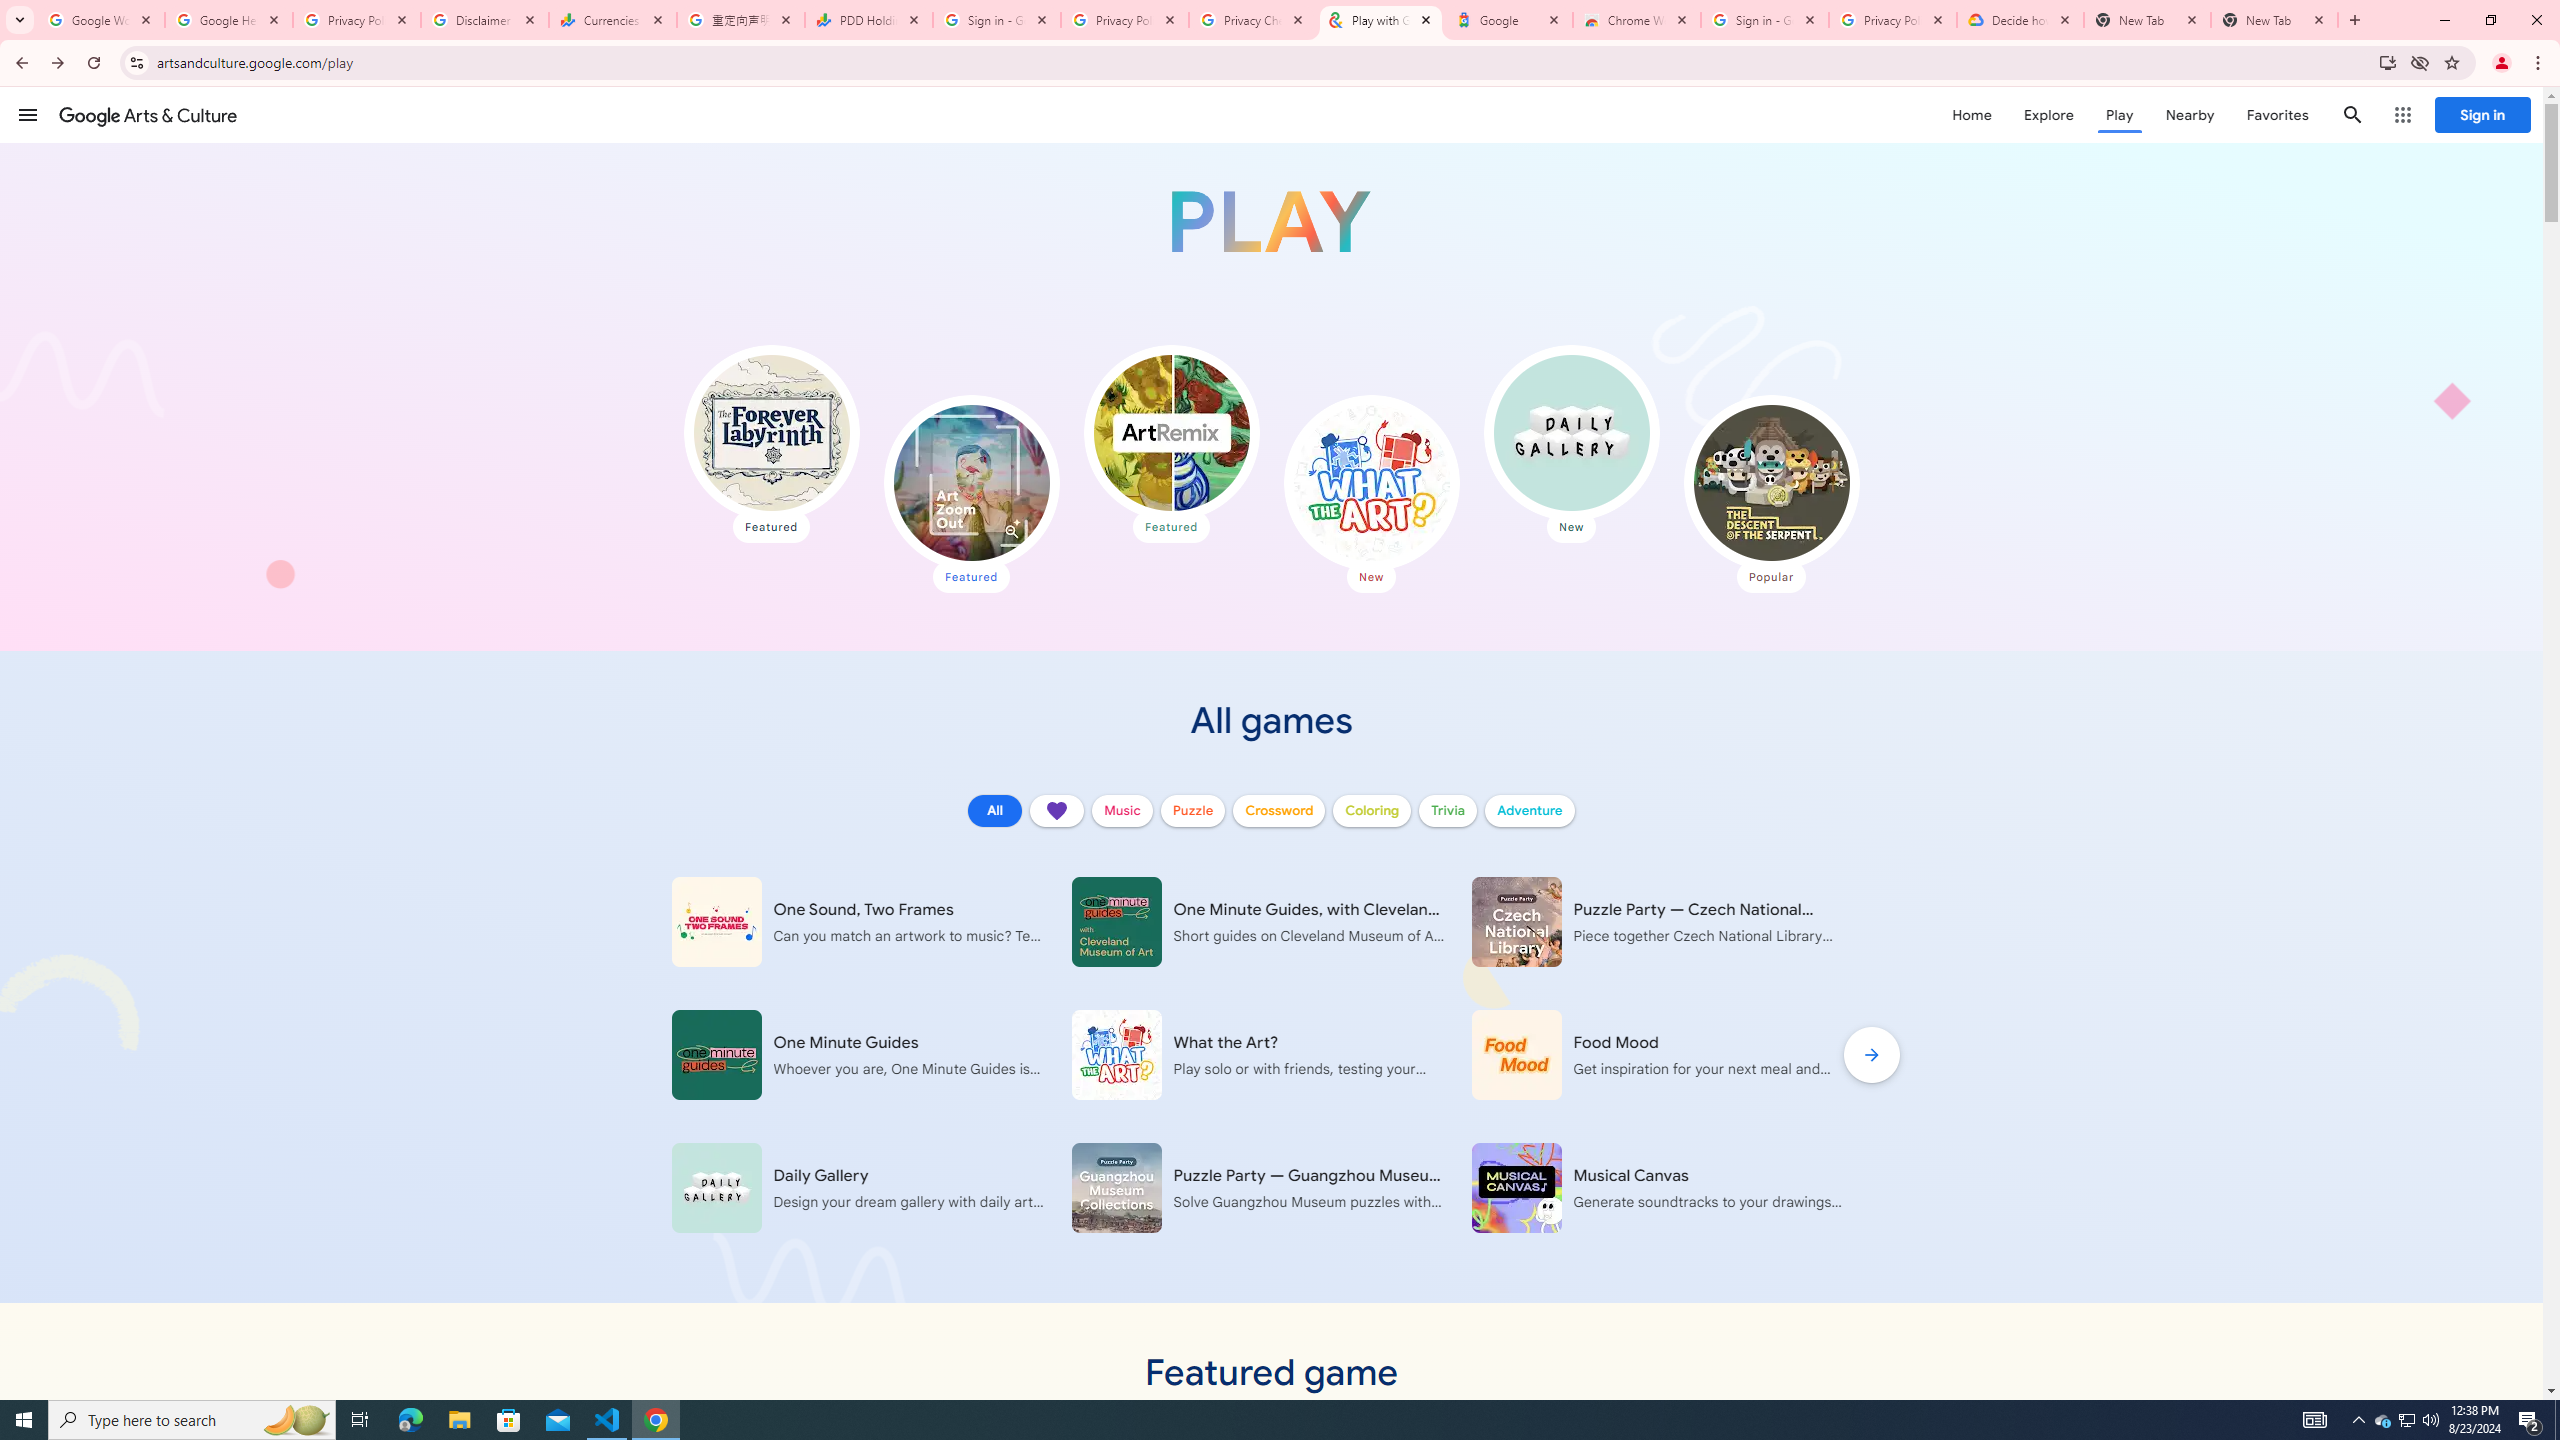 The height and width of the screenshot is (1440, 2560). I want to click on 'Install Google Arts & Culture', so click(2388, 61).